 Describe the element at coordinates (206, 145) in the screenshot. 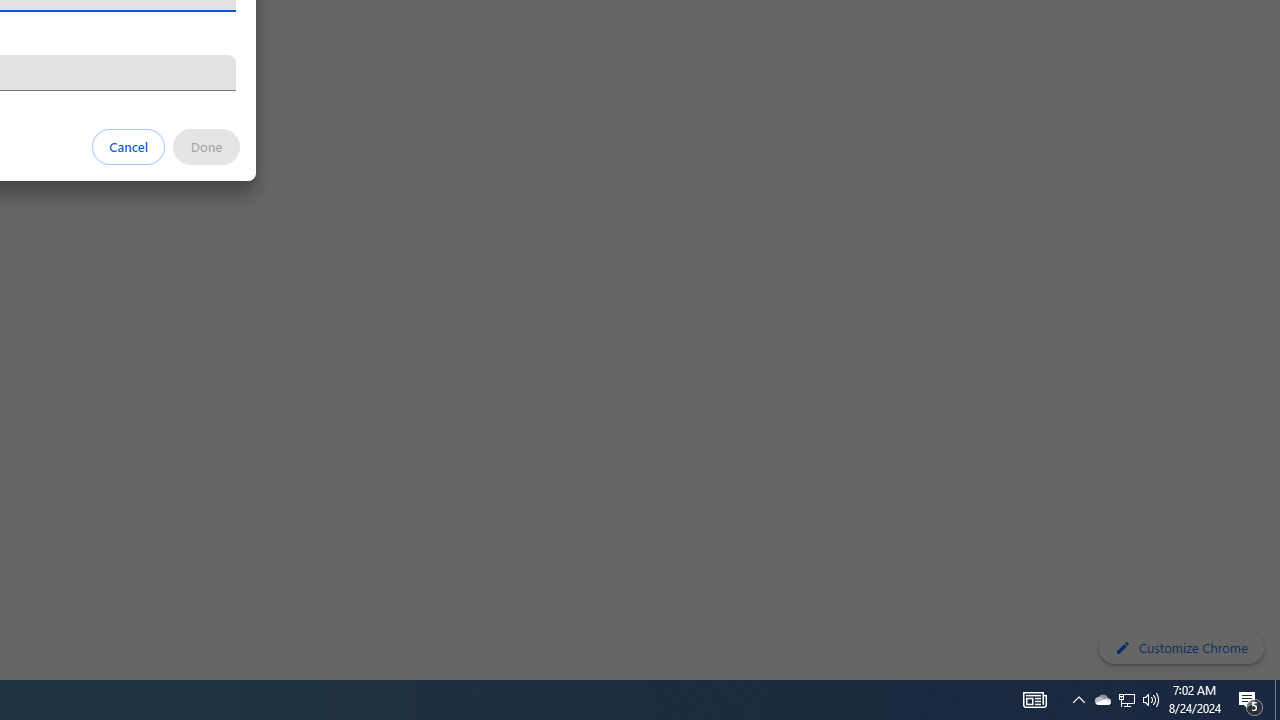

I see `'Done'` at that location.